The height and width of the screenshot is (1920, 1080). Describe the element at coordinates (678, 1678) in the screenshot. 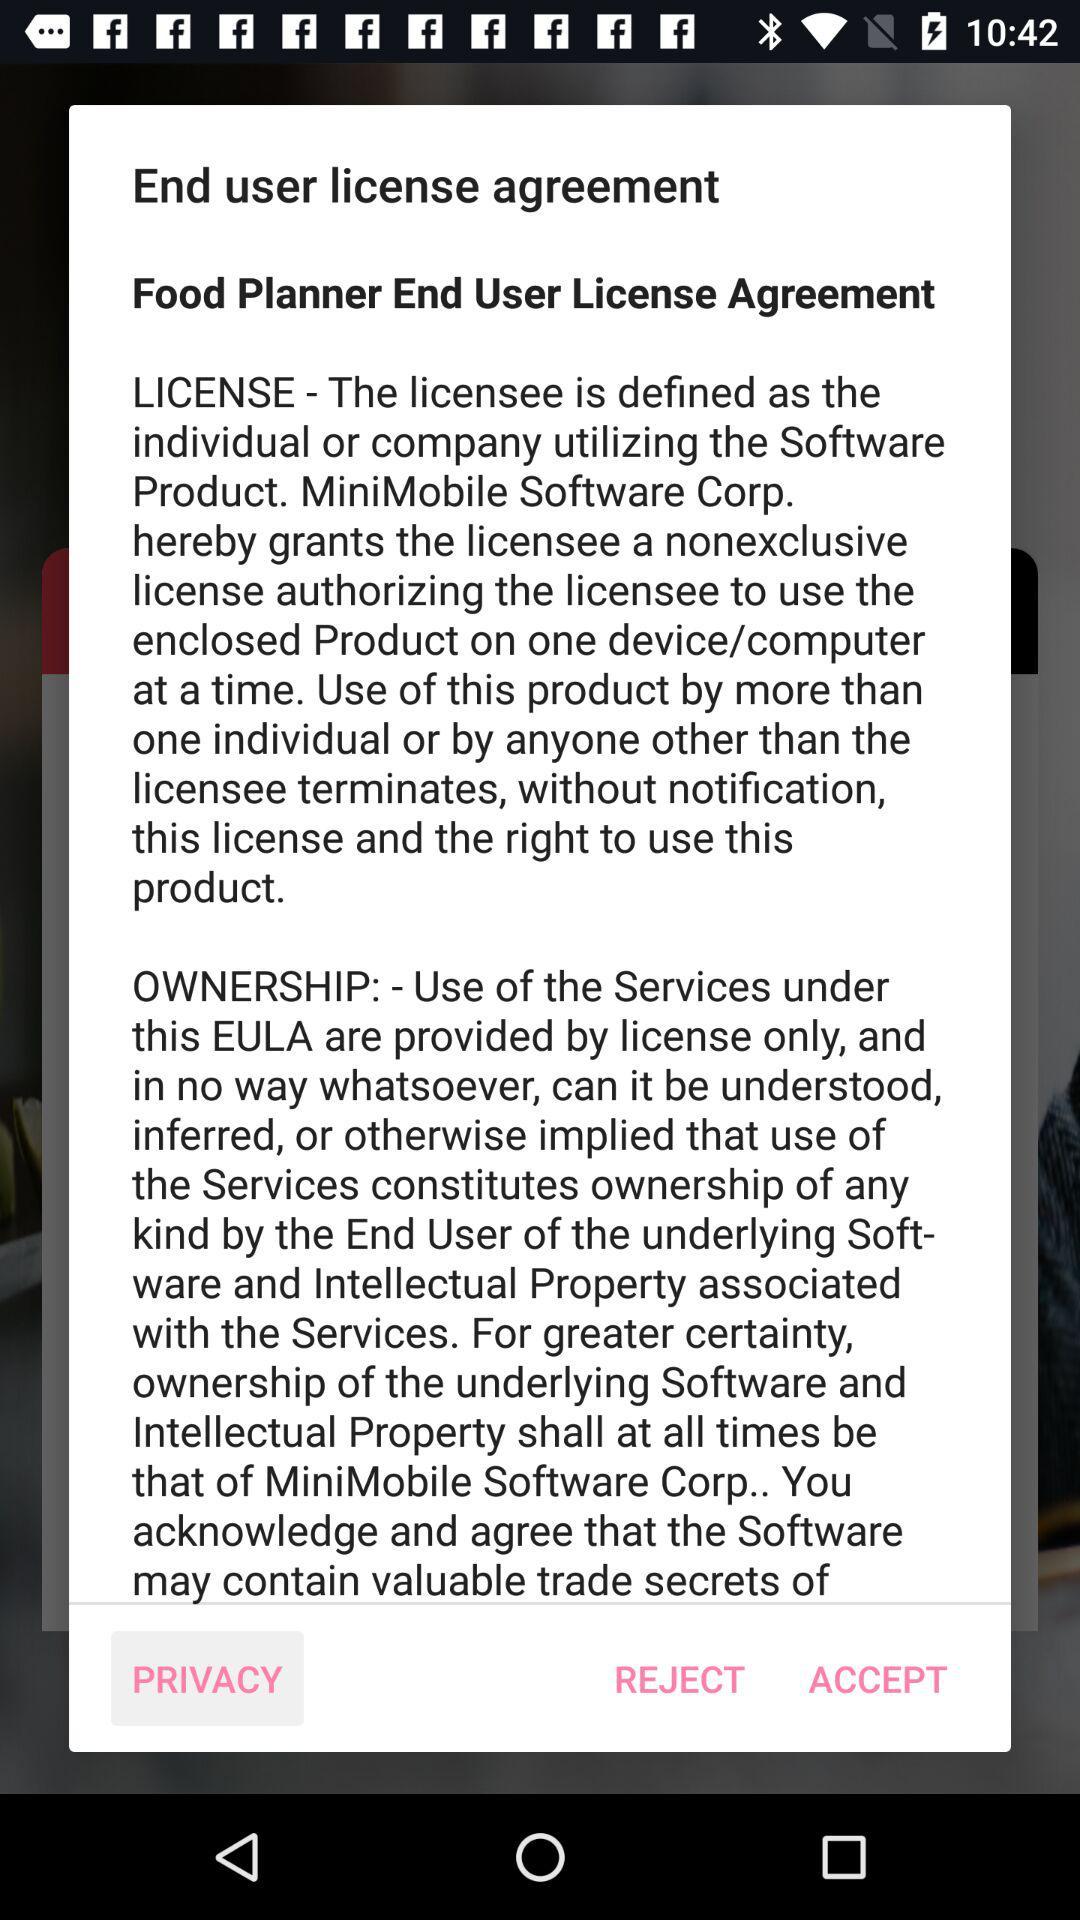

I see `the icon to the right of the privacy icon` at that location.